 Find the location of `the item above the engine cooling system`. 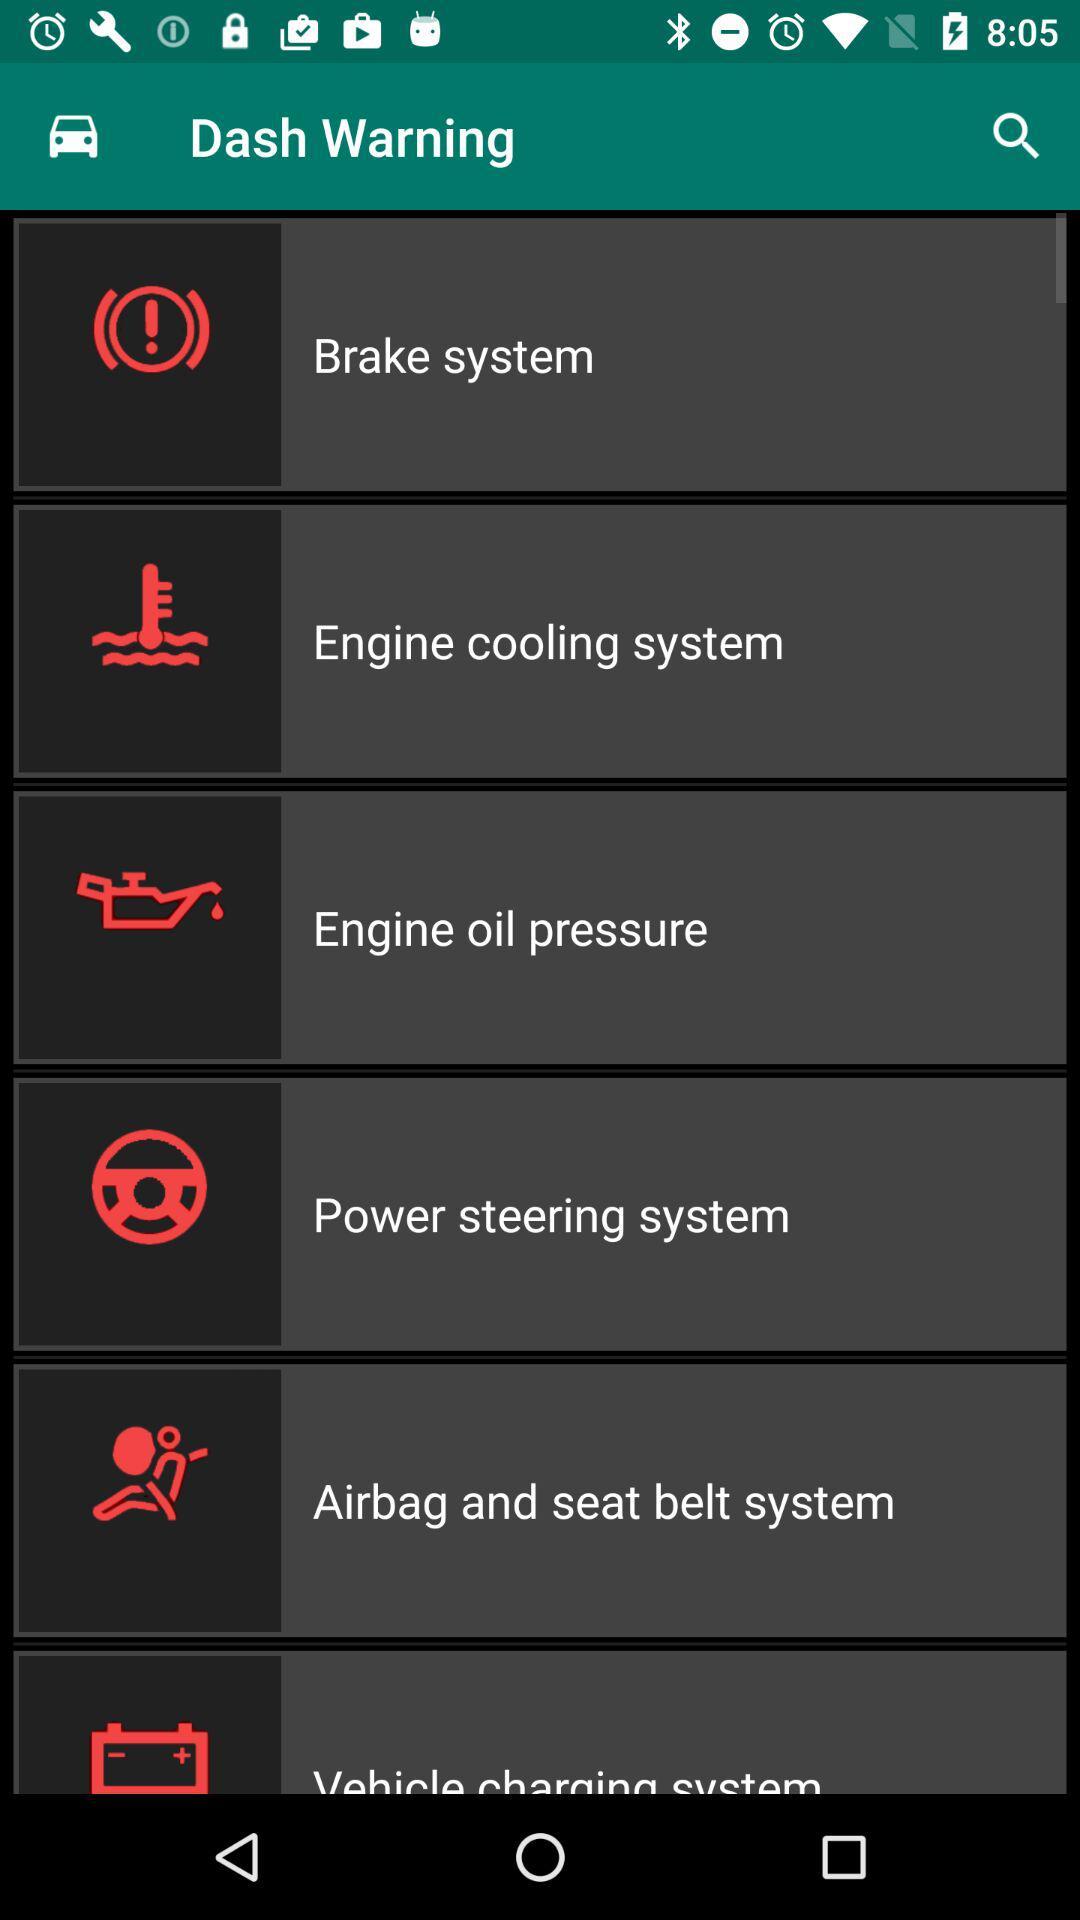

the item above the engine cooling system is located at coordinates (688, 354).